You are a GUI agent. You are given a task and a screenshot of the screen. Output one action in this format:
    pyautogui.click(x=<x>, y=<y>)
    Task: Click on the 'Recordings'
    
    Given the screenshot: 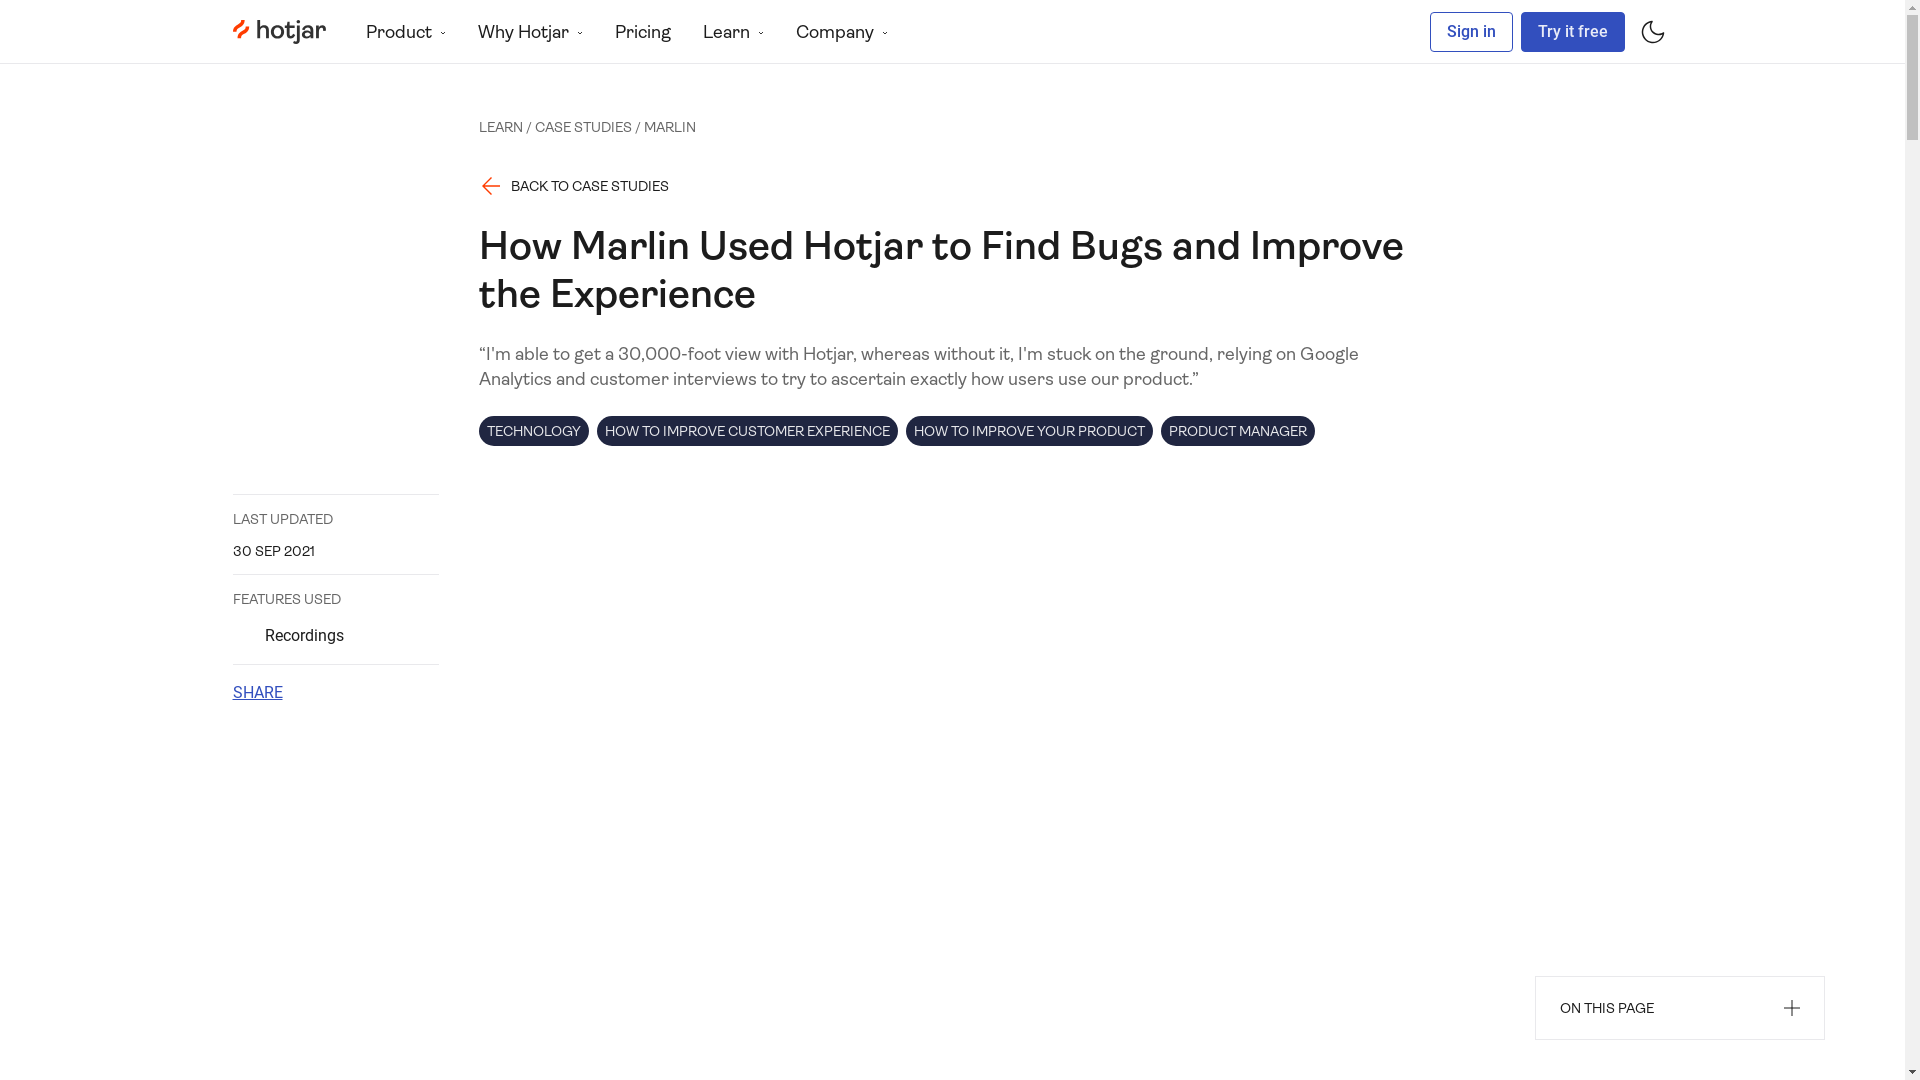 What is the action you would take?
    pyautogui.click(x=335, y=636)
    